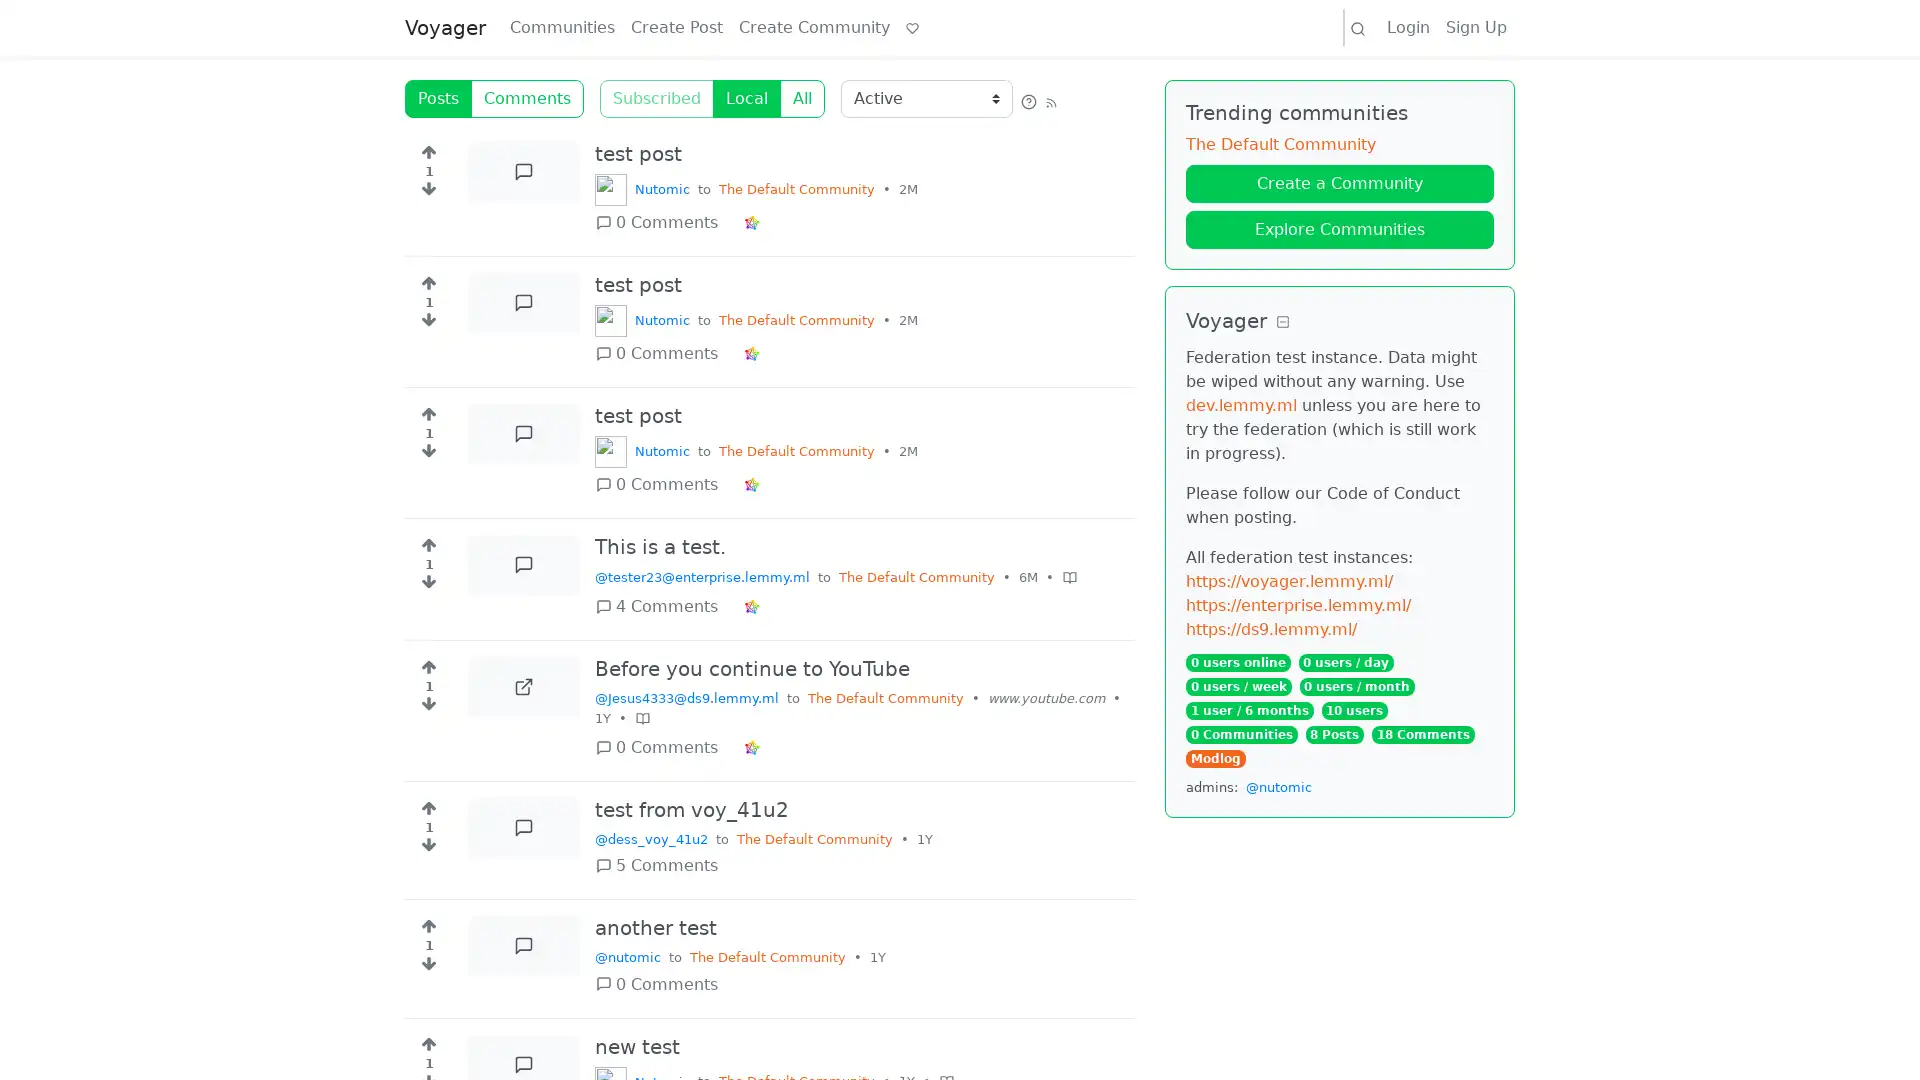 This screenshot has width=1920, height=1080. Describe the element at coordinates (427, 278) in the screenshot. I see `Upvote` at that location.